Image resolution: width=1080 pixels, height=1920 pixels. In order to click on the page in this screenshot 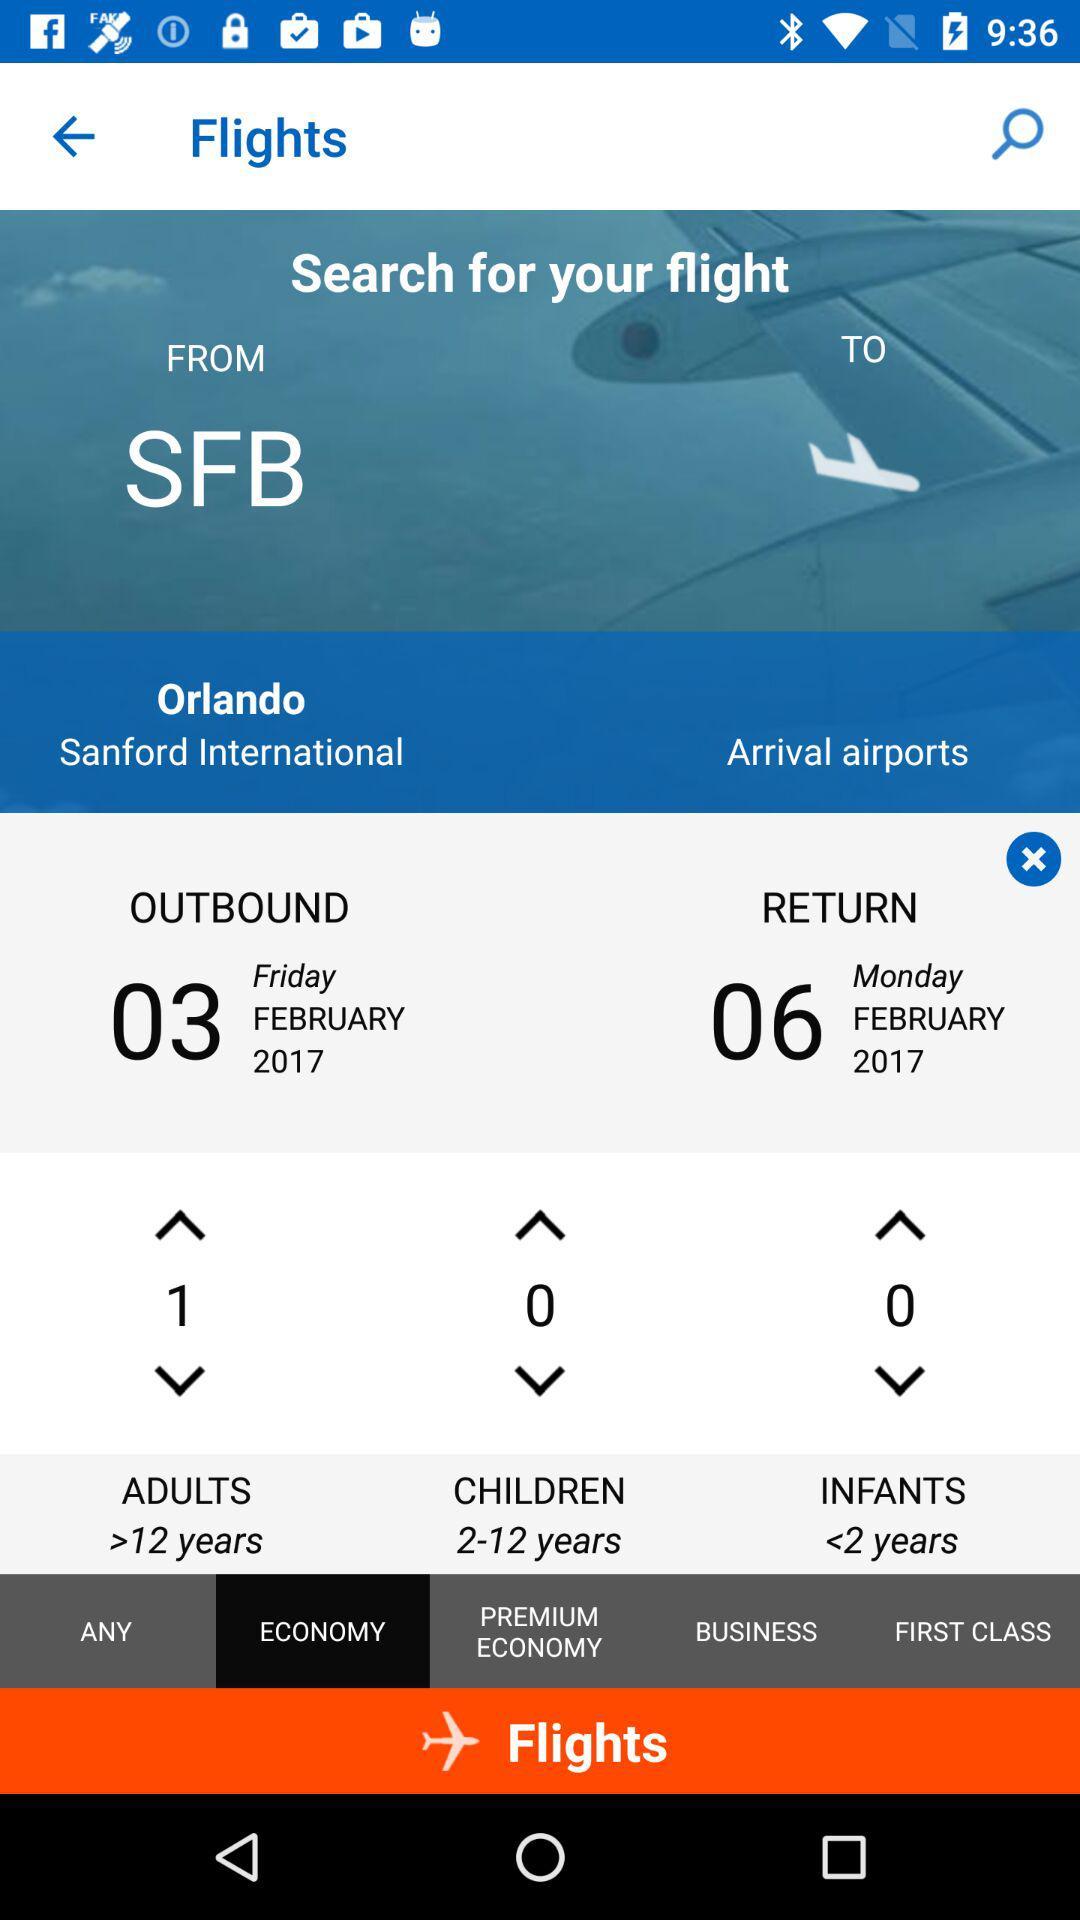, I will do `click(1033, 859)`.